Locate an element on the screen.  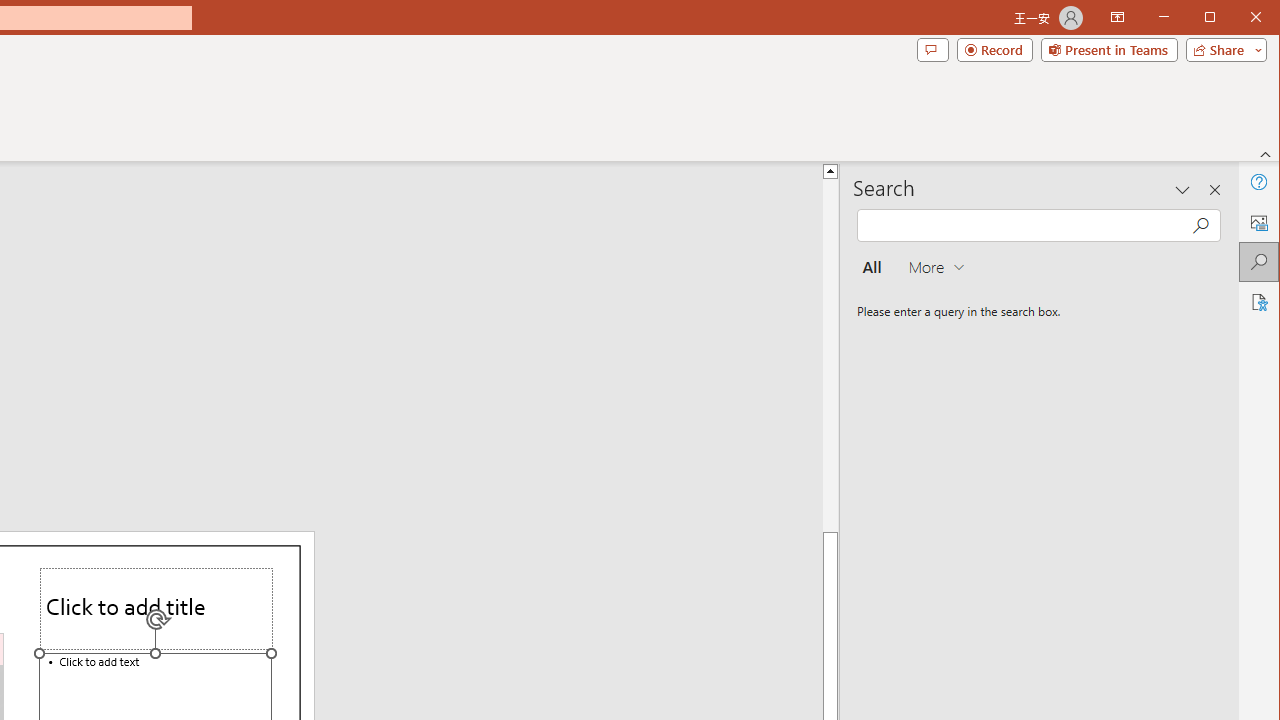
'Alt Text' is located at coordinates (1257, 222).